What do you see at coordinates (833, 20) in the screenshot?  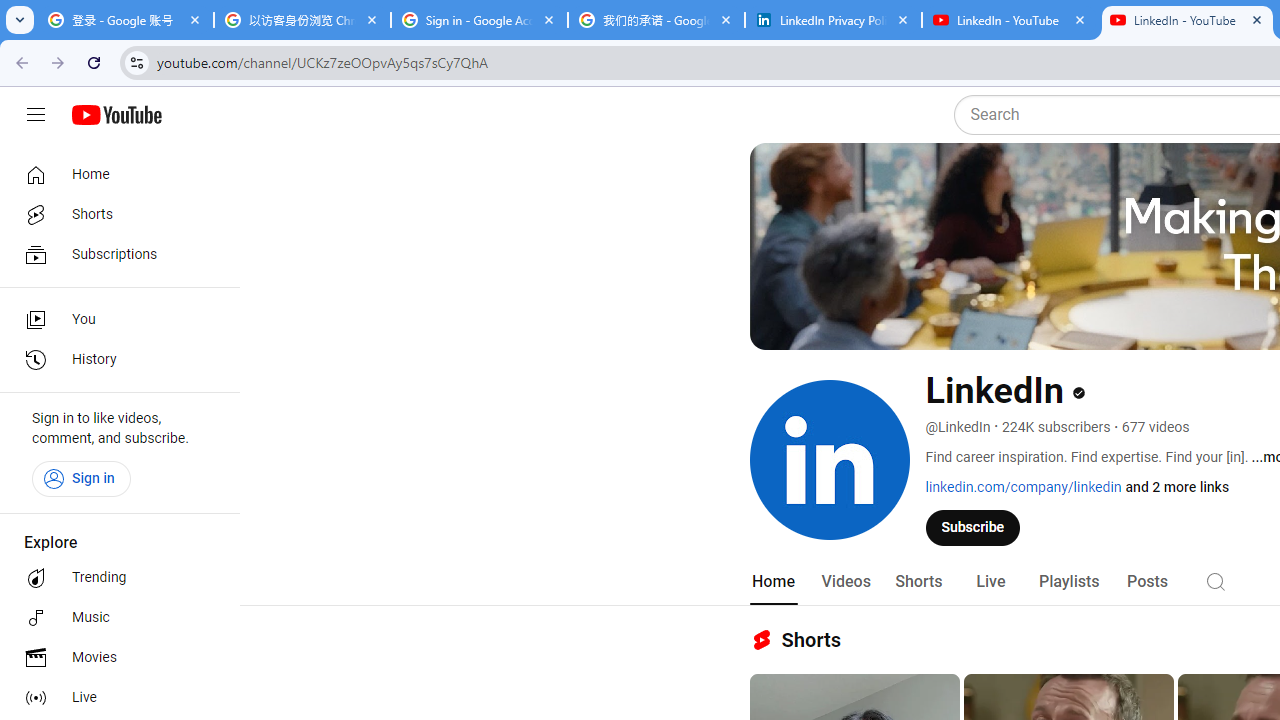 I see `'LinkedIn Privacy Policy'` at bounding box center [833, 20].